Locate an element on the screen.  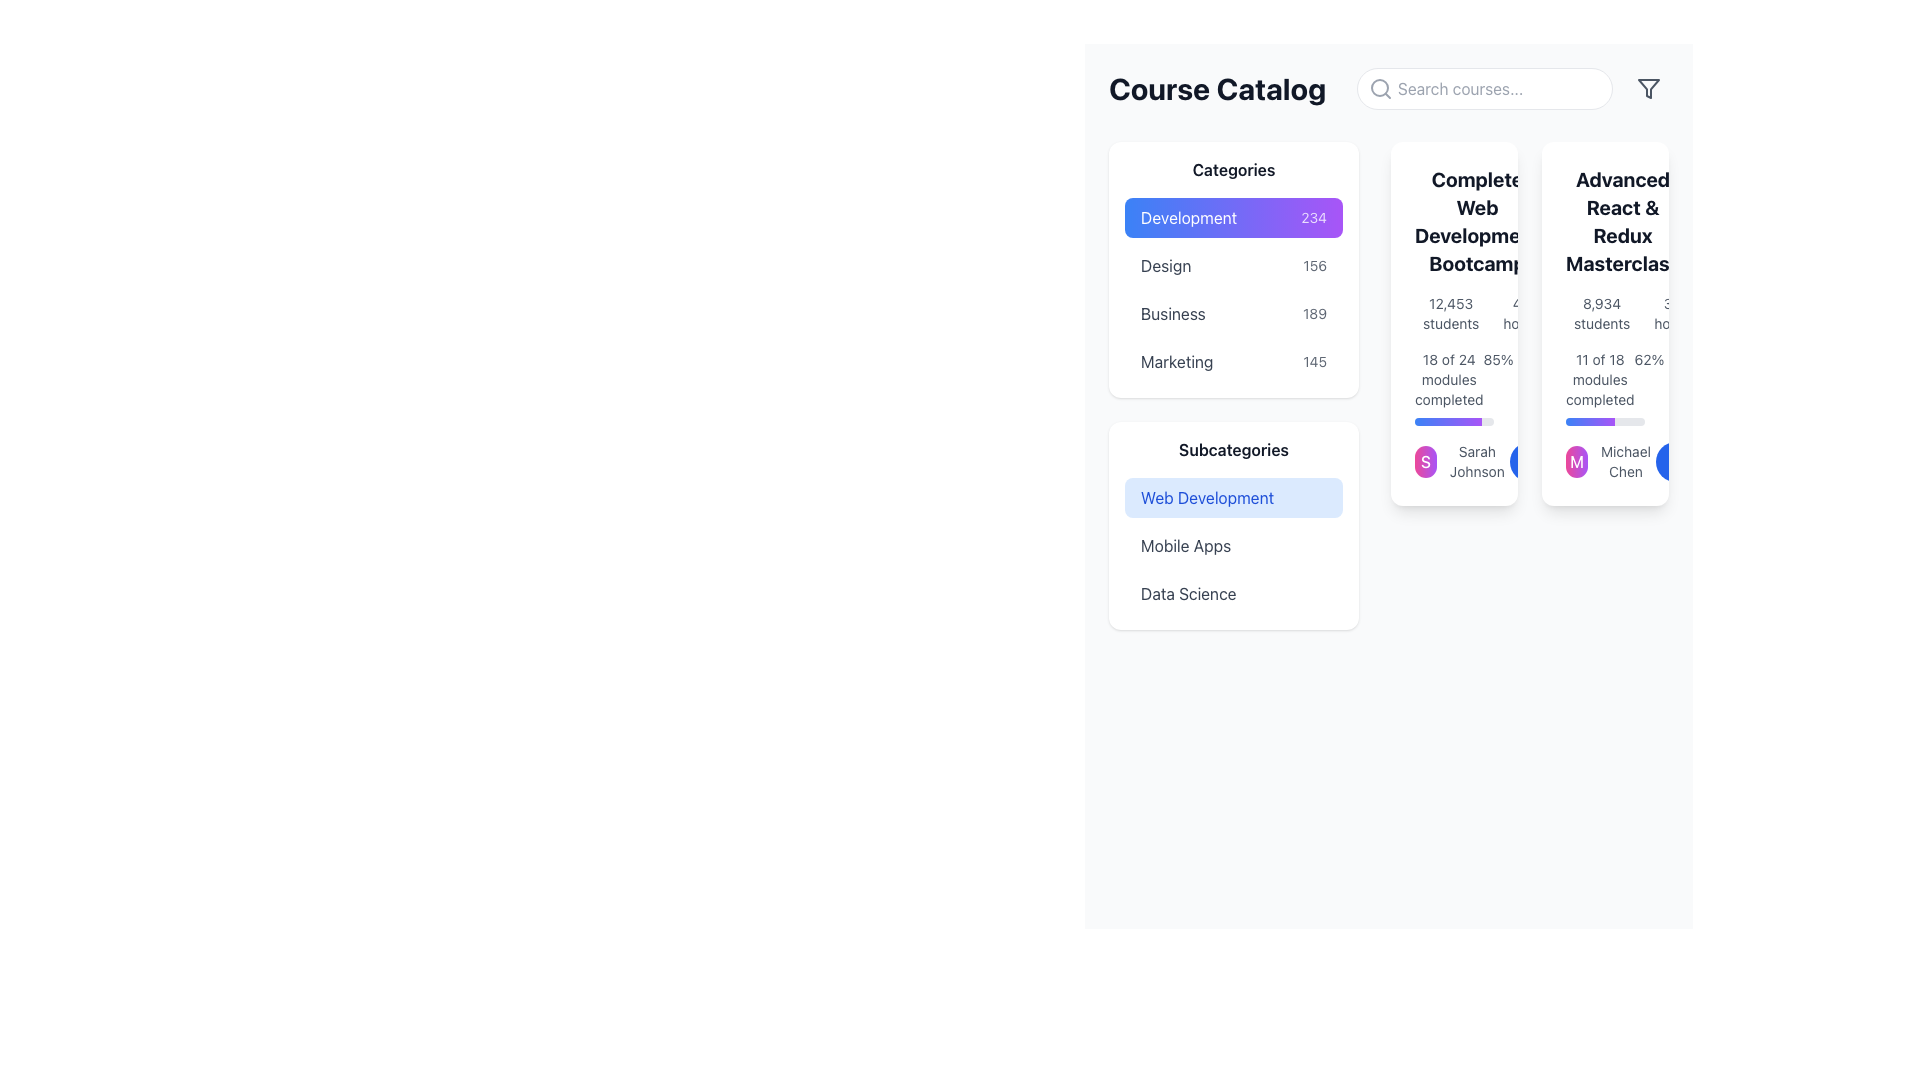
the state of the Circular SVG Element that serves as the central part of the search icon located at the top-right corner of the interface is located at coordinates (1379, 87).